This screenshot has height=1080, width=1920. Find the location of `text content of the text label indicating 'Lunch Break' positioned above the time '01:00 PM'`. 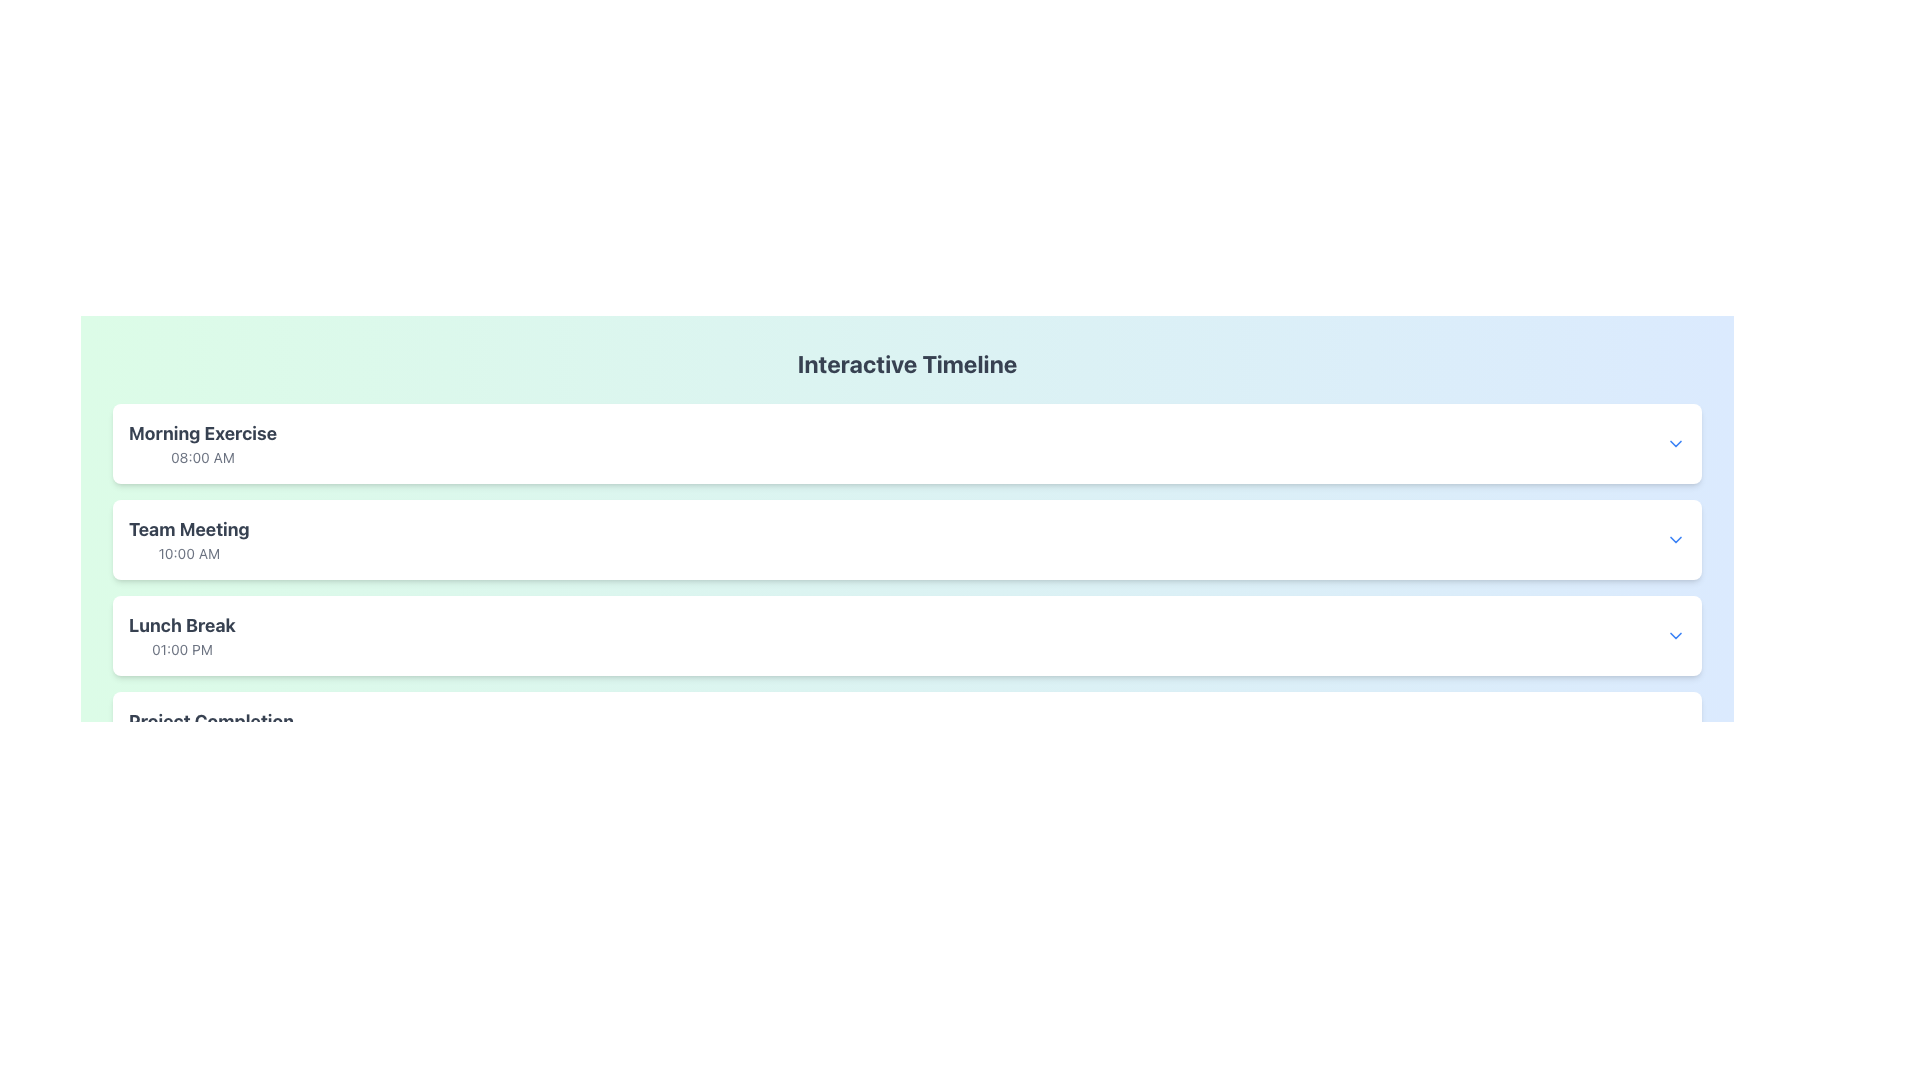

text content of the text label indicating 'Lunch Break' positioned above the time '01:00 PM' is located at coordinates (182, 624).